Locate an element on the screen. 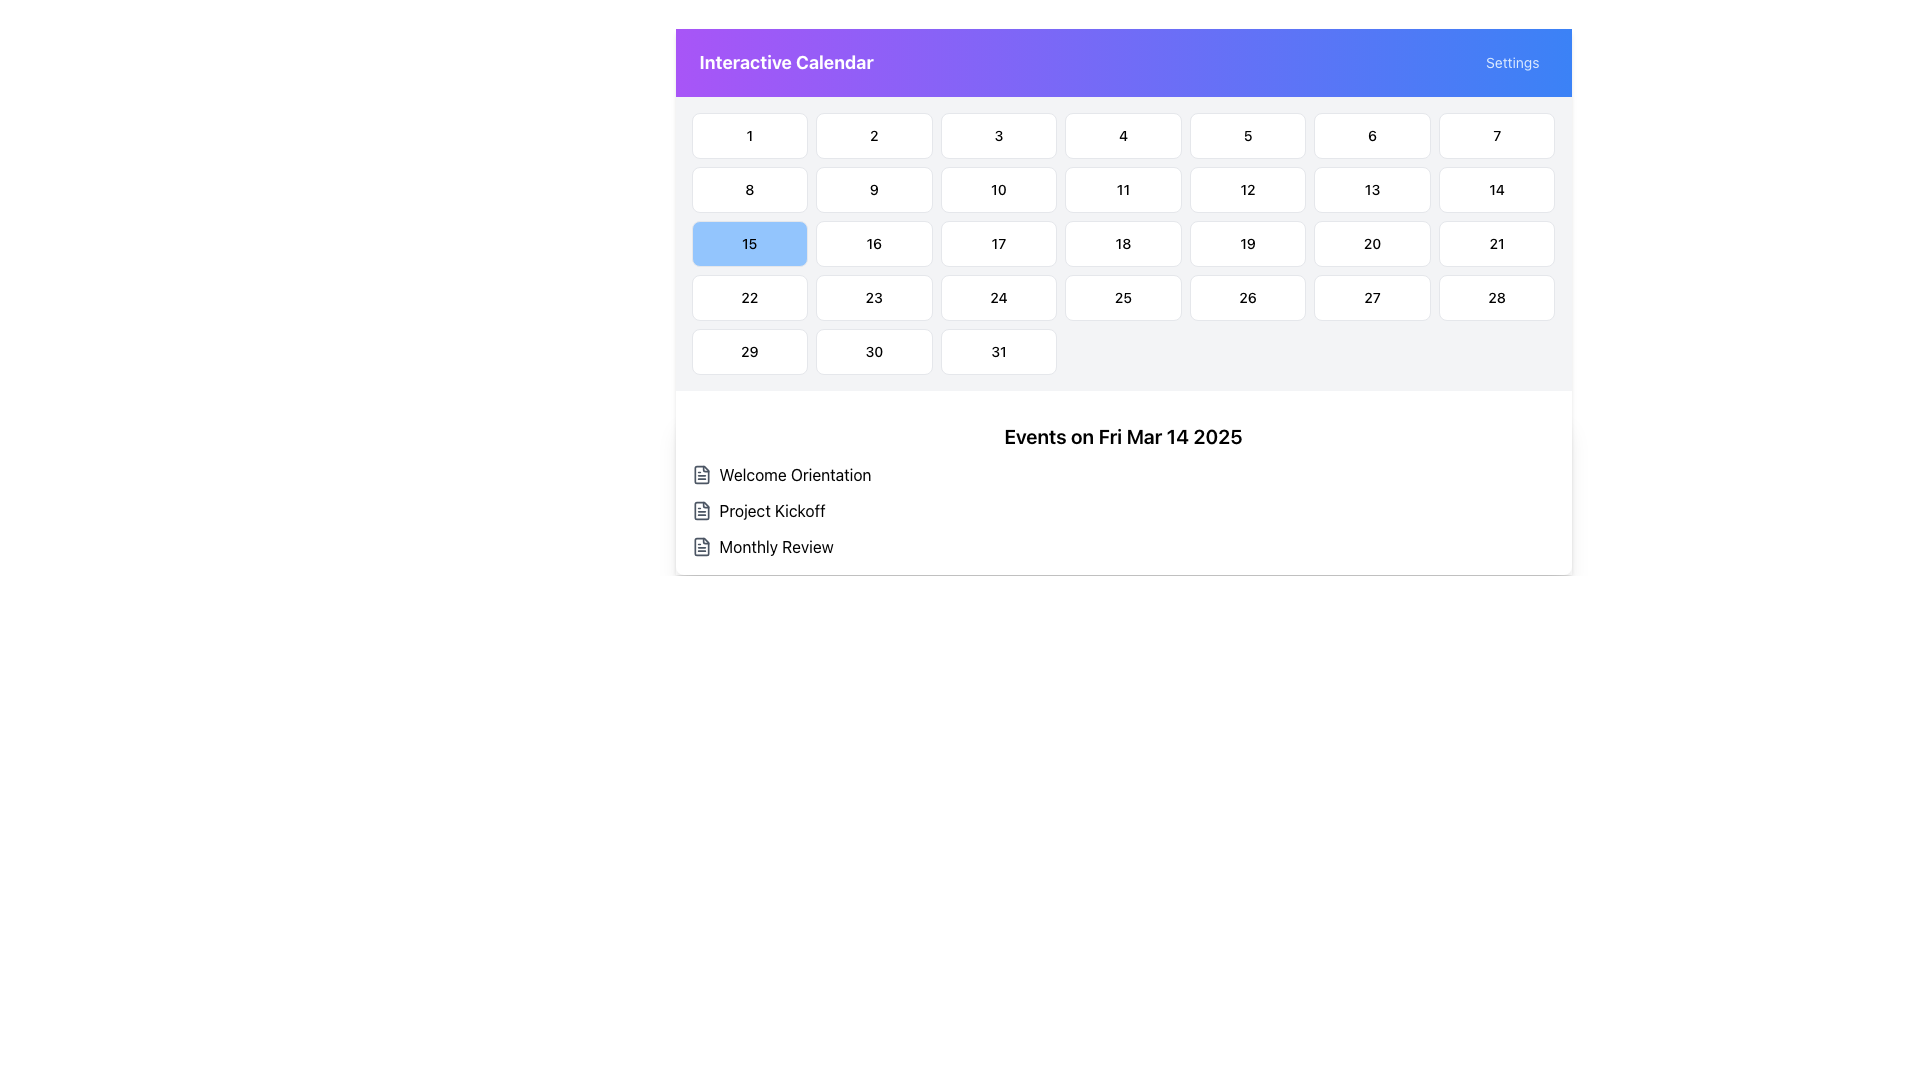 The image size is (1920, 1080). the Label/Display Box that displays the number '27' in bold text is located at coordinates (1371, 297).